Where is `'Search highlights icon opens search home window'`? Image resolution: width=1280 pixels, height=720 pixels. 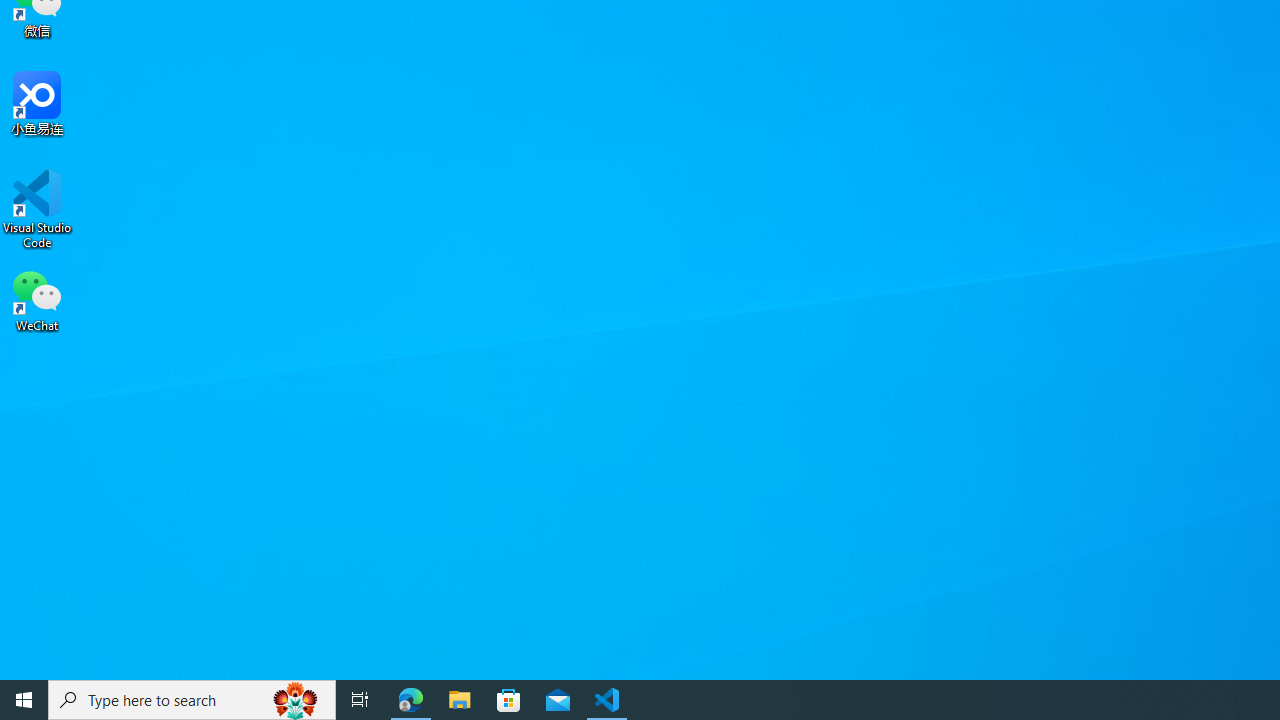 'Search highlights icon opens search home window' is located at coordinates (294, 698).